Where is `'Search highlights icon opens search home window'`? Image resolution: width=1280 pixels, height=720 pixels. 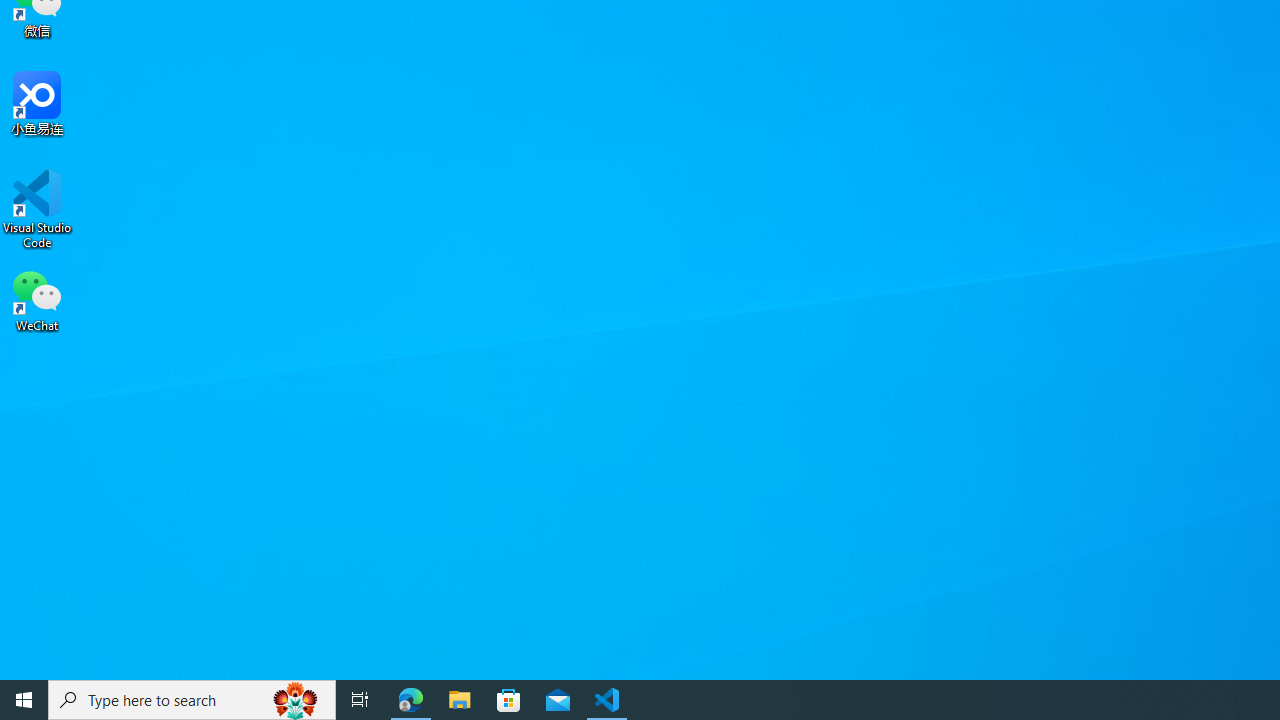 'Search highlights icon opens search home window' is located at coordinates (294, 698).